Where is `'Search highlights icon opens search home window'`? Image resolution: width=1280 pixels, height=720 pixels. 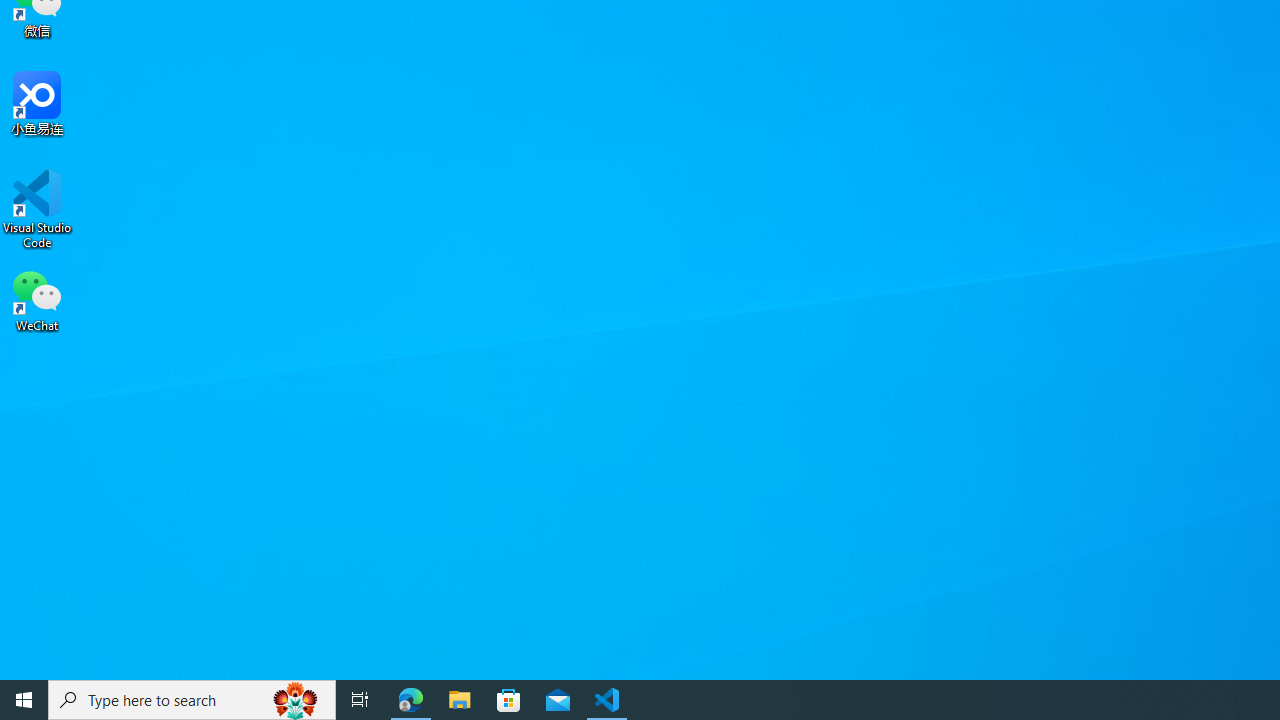 'Search highlights icon opens search home window' is located at coordinates (294, 698).